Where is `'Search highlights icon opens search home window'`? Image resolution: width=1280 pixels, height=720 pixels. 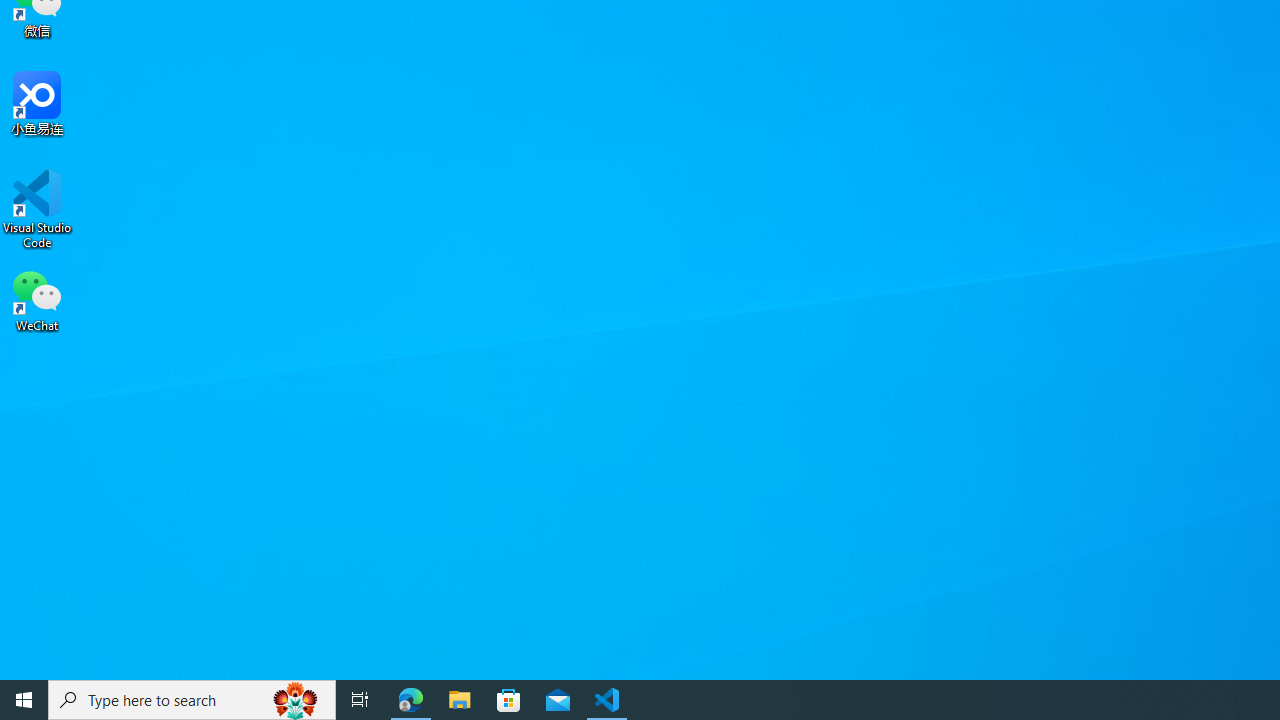 'Search highlights icon opens search home window' is located at coordinates (294, 698).